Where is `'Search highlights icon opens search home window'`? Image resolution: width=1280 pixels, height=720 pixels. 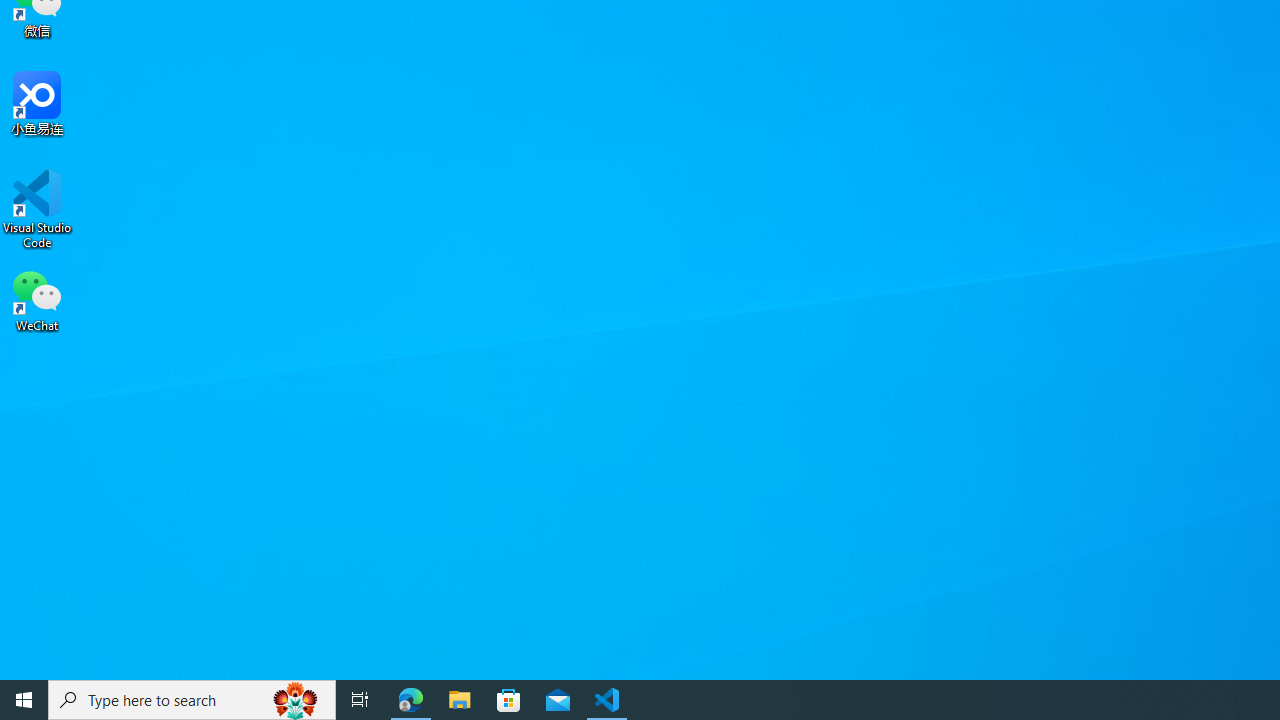 'Search highlights icon opens search home window' is located at coordinates (294, 698).